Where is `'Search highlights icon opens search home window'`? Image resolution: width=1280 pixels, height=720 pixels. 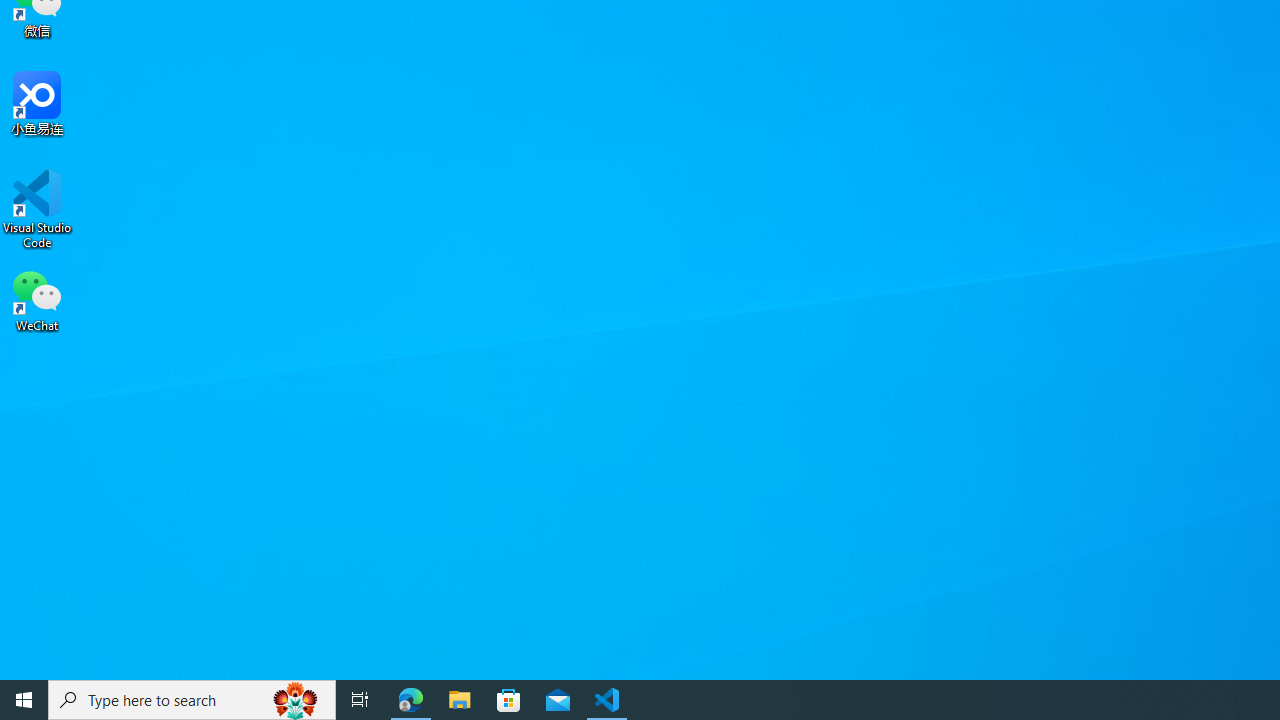 'Search highlights icon opens search home window' is located at coordinates (294, 698).